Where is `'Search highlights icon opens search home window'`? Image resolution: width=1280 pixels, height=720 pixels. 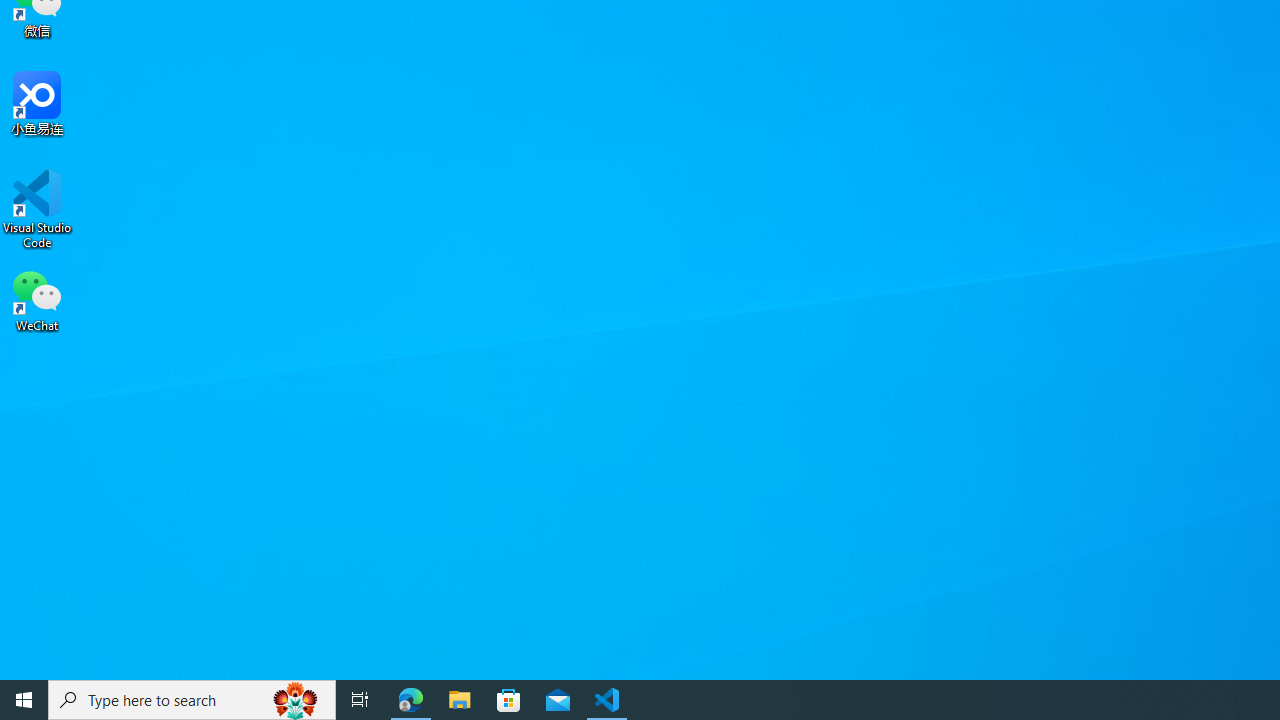 'Search highlights icon opens search home window' is located at coordinates (294, 698).